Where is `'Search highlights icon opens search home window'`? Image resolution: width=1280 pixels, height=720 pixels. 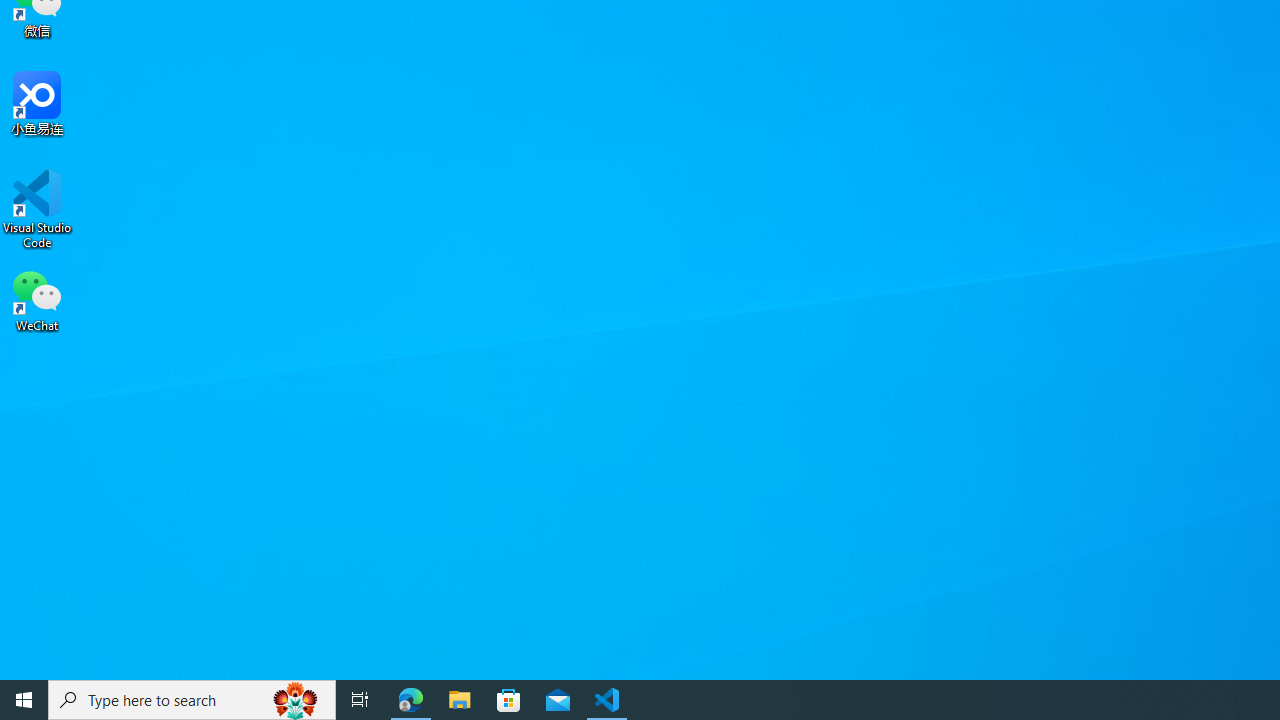 'Search highlights icon opens search home window' is located at coordinates (294, 698).